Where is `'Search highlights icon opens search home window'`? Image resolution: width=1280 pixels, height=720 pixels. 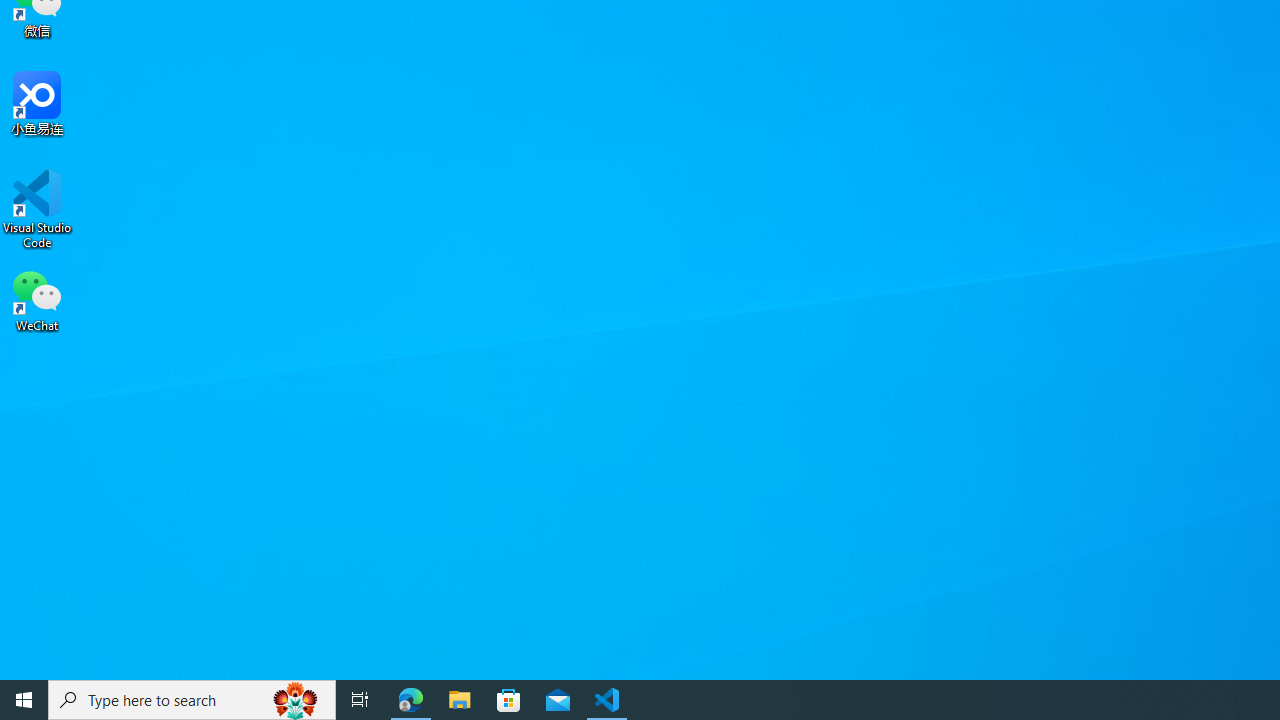 'Search highlights icon opens search home window' is located at coordinates (294, 698).